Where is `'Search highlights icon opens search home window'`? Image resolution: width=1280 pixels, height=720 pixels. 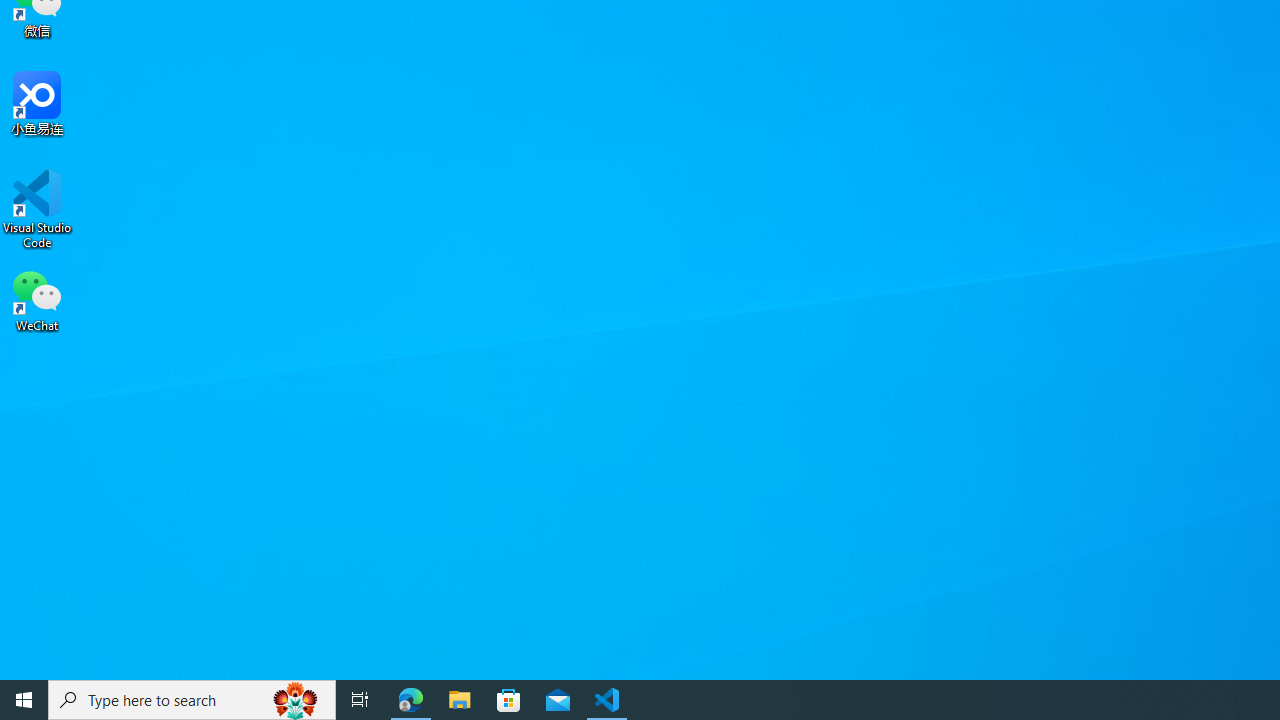 'Search highlights icon opens search home window' is located at coordinates (294, 698).